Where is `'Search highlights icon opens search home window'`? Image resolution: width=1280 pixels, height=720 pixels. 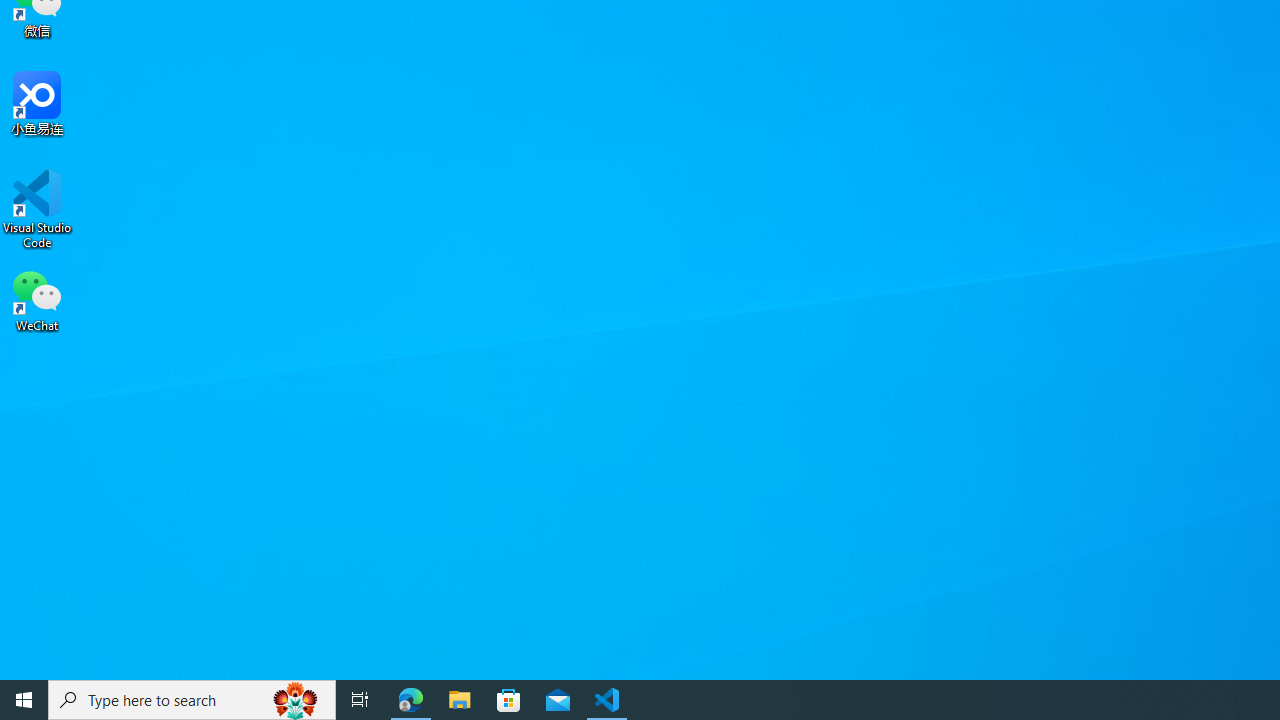 'Search highlights icon opens search home window' is located at coordinates (294, 698).